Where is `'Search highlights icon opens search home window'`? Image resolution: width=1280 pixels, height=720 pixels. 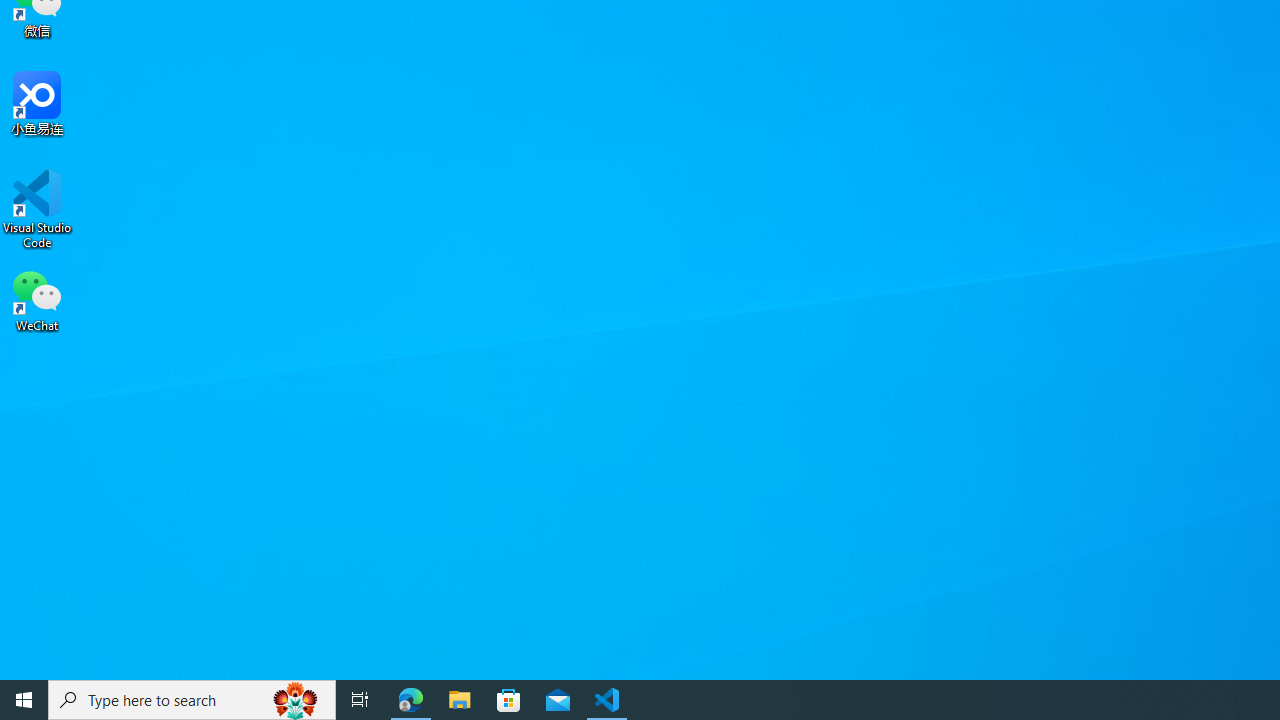 'Search highlights icon opens search home window' is located at coordinates (294, 698).